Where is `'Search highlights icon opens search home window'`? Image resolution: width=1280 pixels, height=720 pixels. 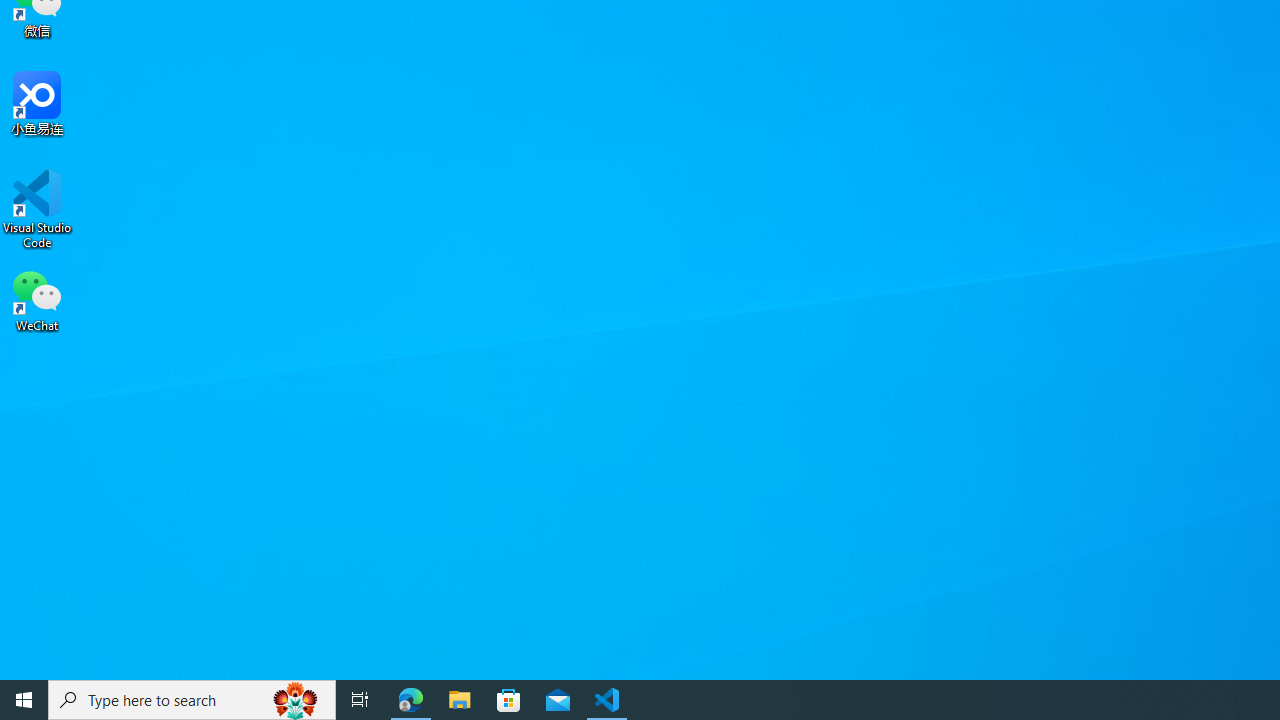 'Search highlights icon opens search home window' is located at coordinates (294, 698).